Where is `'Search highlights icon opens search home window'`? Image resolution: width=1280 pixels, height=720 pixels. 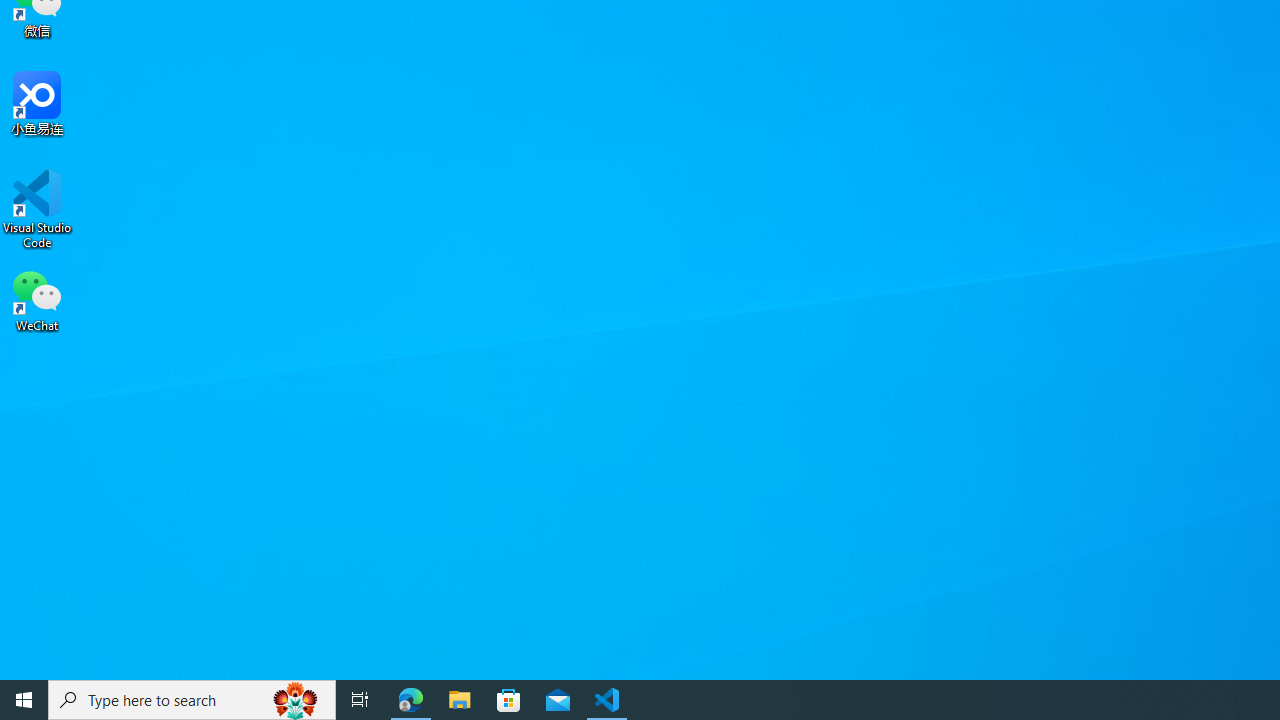 'Search highlights icon opens search home window' is located at coordinates (294, 698).